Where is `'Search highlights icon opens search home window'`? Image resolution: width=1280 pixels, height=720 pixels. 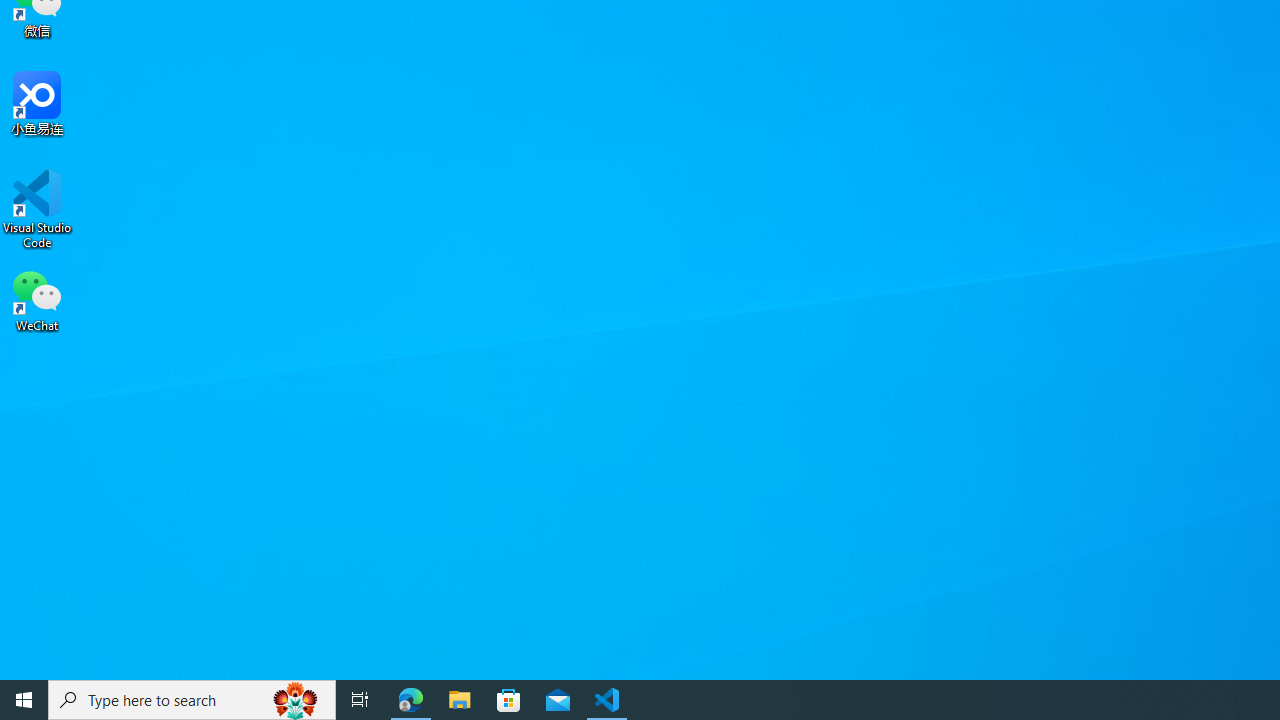 'Search highlights icon opens search home window' is located at coordinates (294, 698).